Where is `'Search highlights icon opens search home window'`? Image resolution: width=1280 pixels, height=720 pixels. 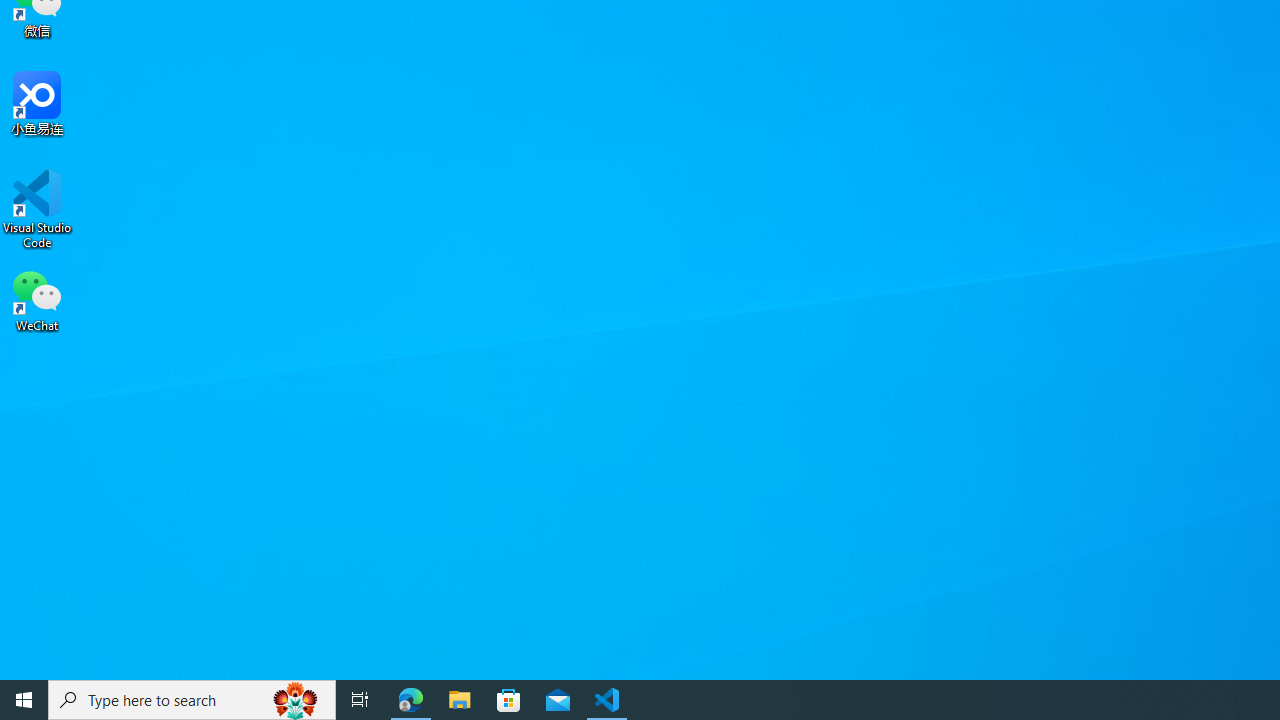 'Search highlights icon opens search home window' is located at coordinates (294, 698).